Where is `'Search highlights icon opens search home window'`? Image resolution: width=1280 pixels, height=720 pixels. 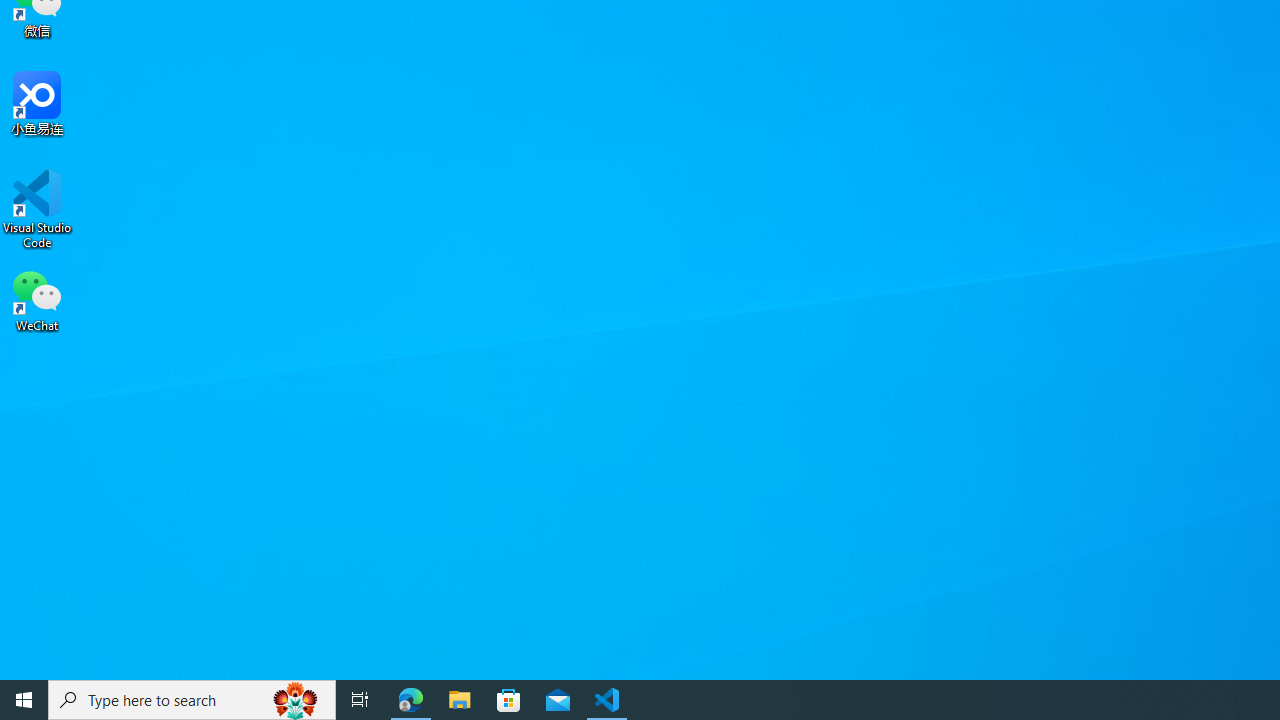 'Search highlights icon opens search home window' is located at coordinates (294, 698).